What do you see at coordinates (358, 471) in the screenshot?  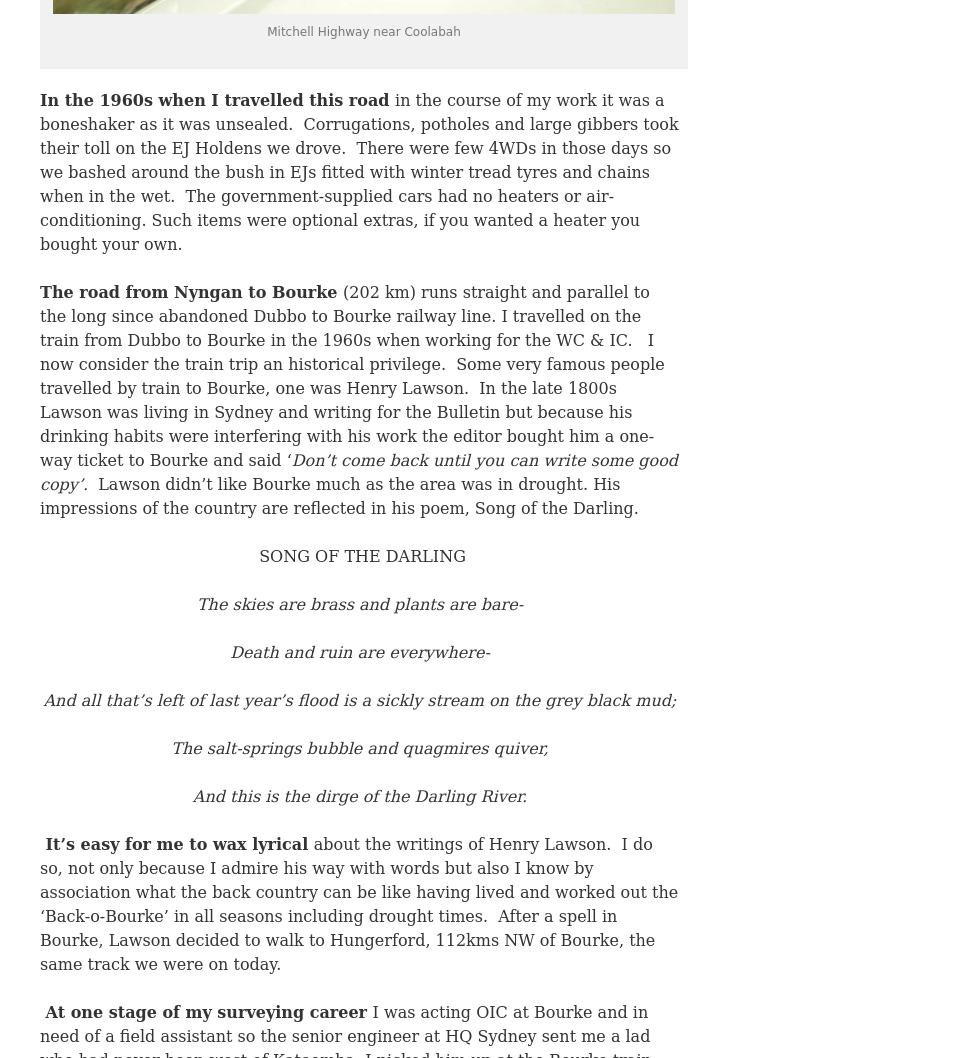 I see `'Don’t come back until you can write some good copy’.'` at bounding box center [358, 471].